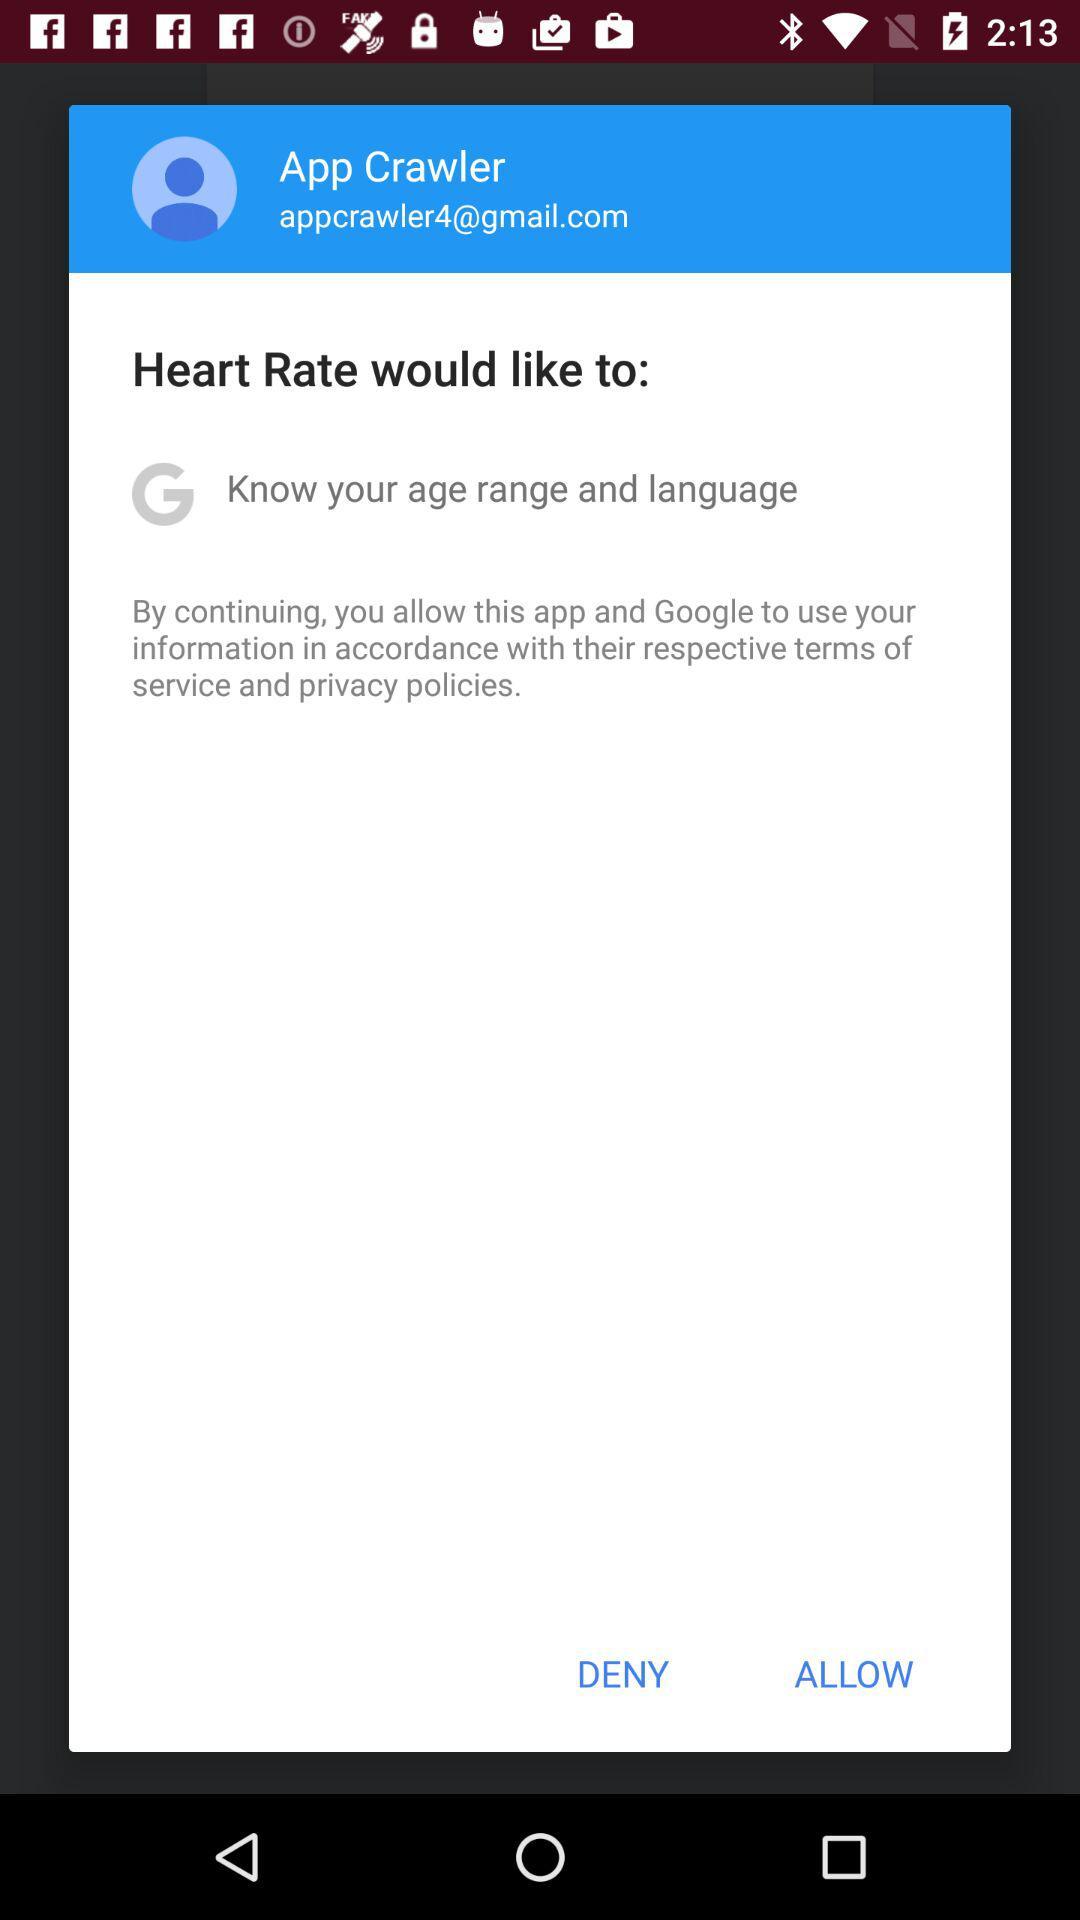  I want to click on app crawler item, so click(392, 164).